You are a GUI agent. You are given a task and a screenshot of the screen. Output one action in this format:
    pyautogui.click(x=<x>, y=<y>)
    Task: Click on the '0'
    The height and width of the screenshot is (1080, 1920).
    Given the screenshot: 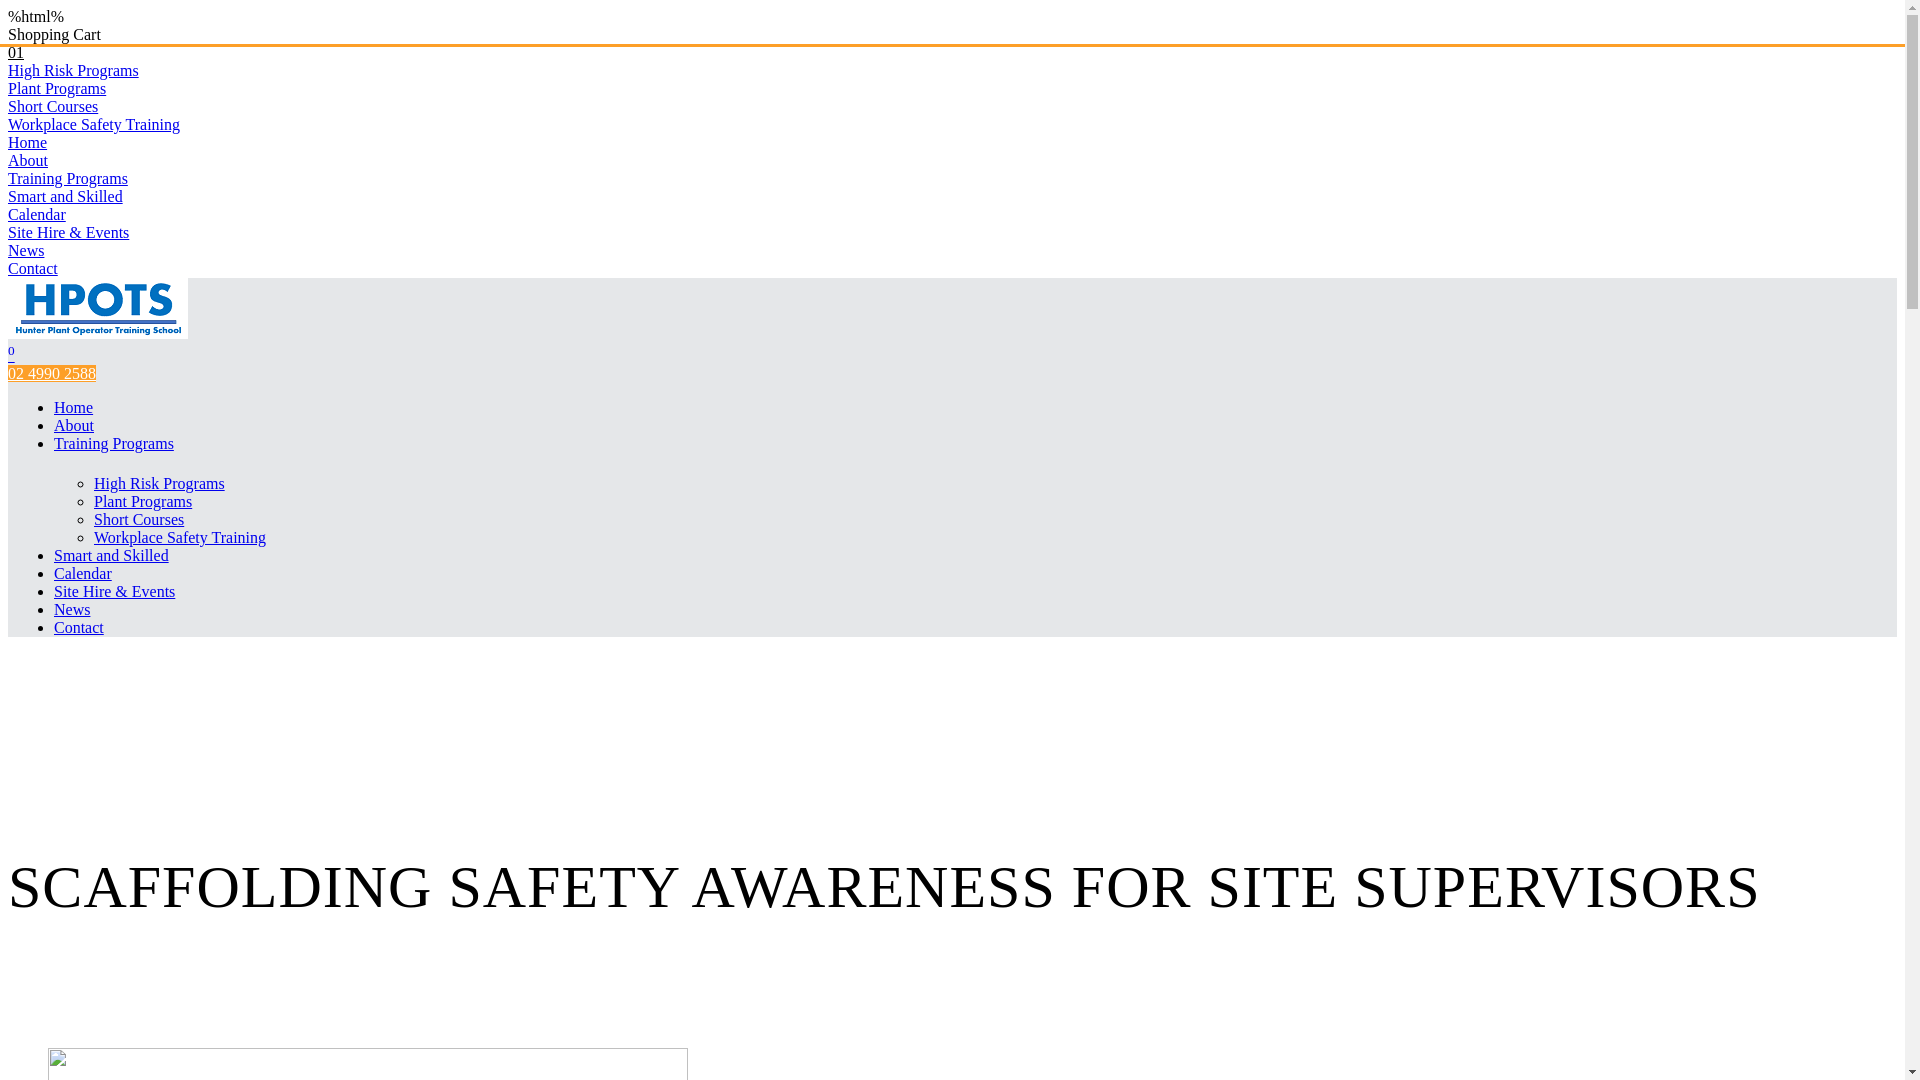 What is the action you would take?
    pyautogui.click(x=11, y=354)
    